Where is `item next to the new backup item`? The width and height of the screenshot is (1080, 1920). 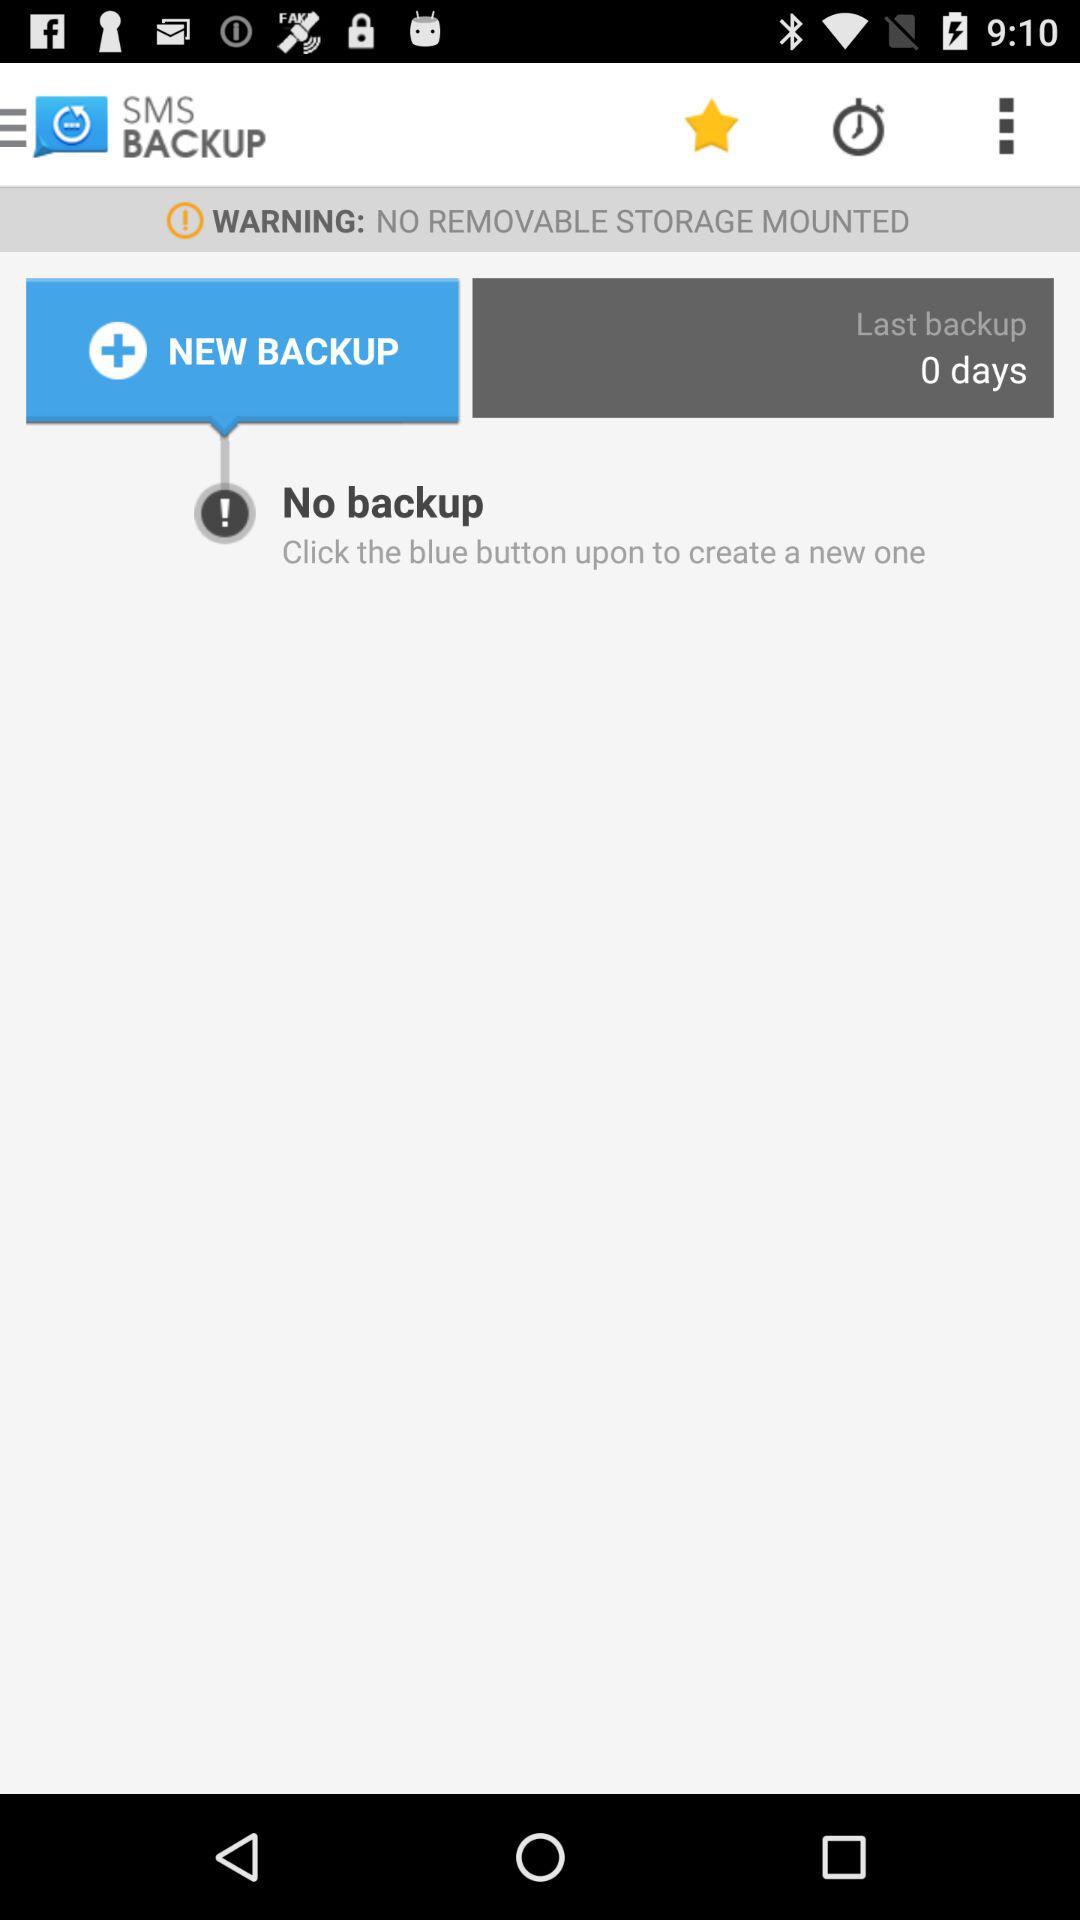
item next to the new backup item is located at coordinates (972, 369).